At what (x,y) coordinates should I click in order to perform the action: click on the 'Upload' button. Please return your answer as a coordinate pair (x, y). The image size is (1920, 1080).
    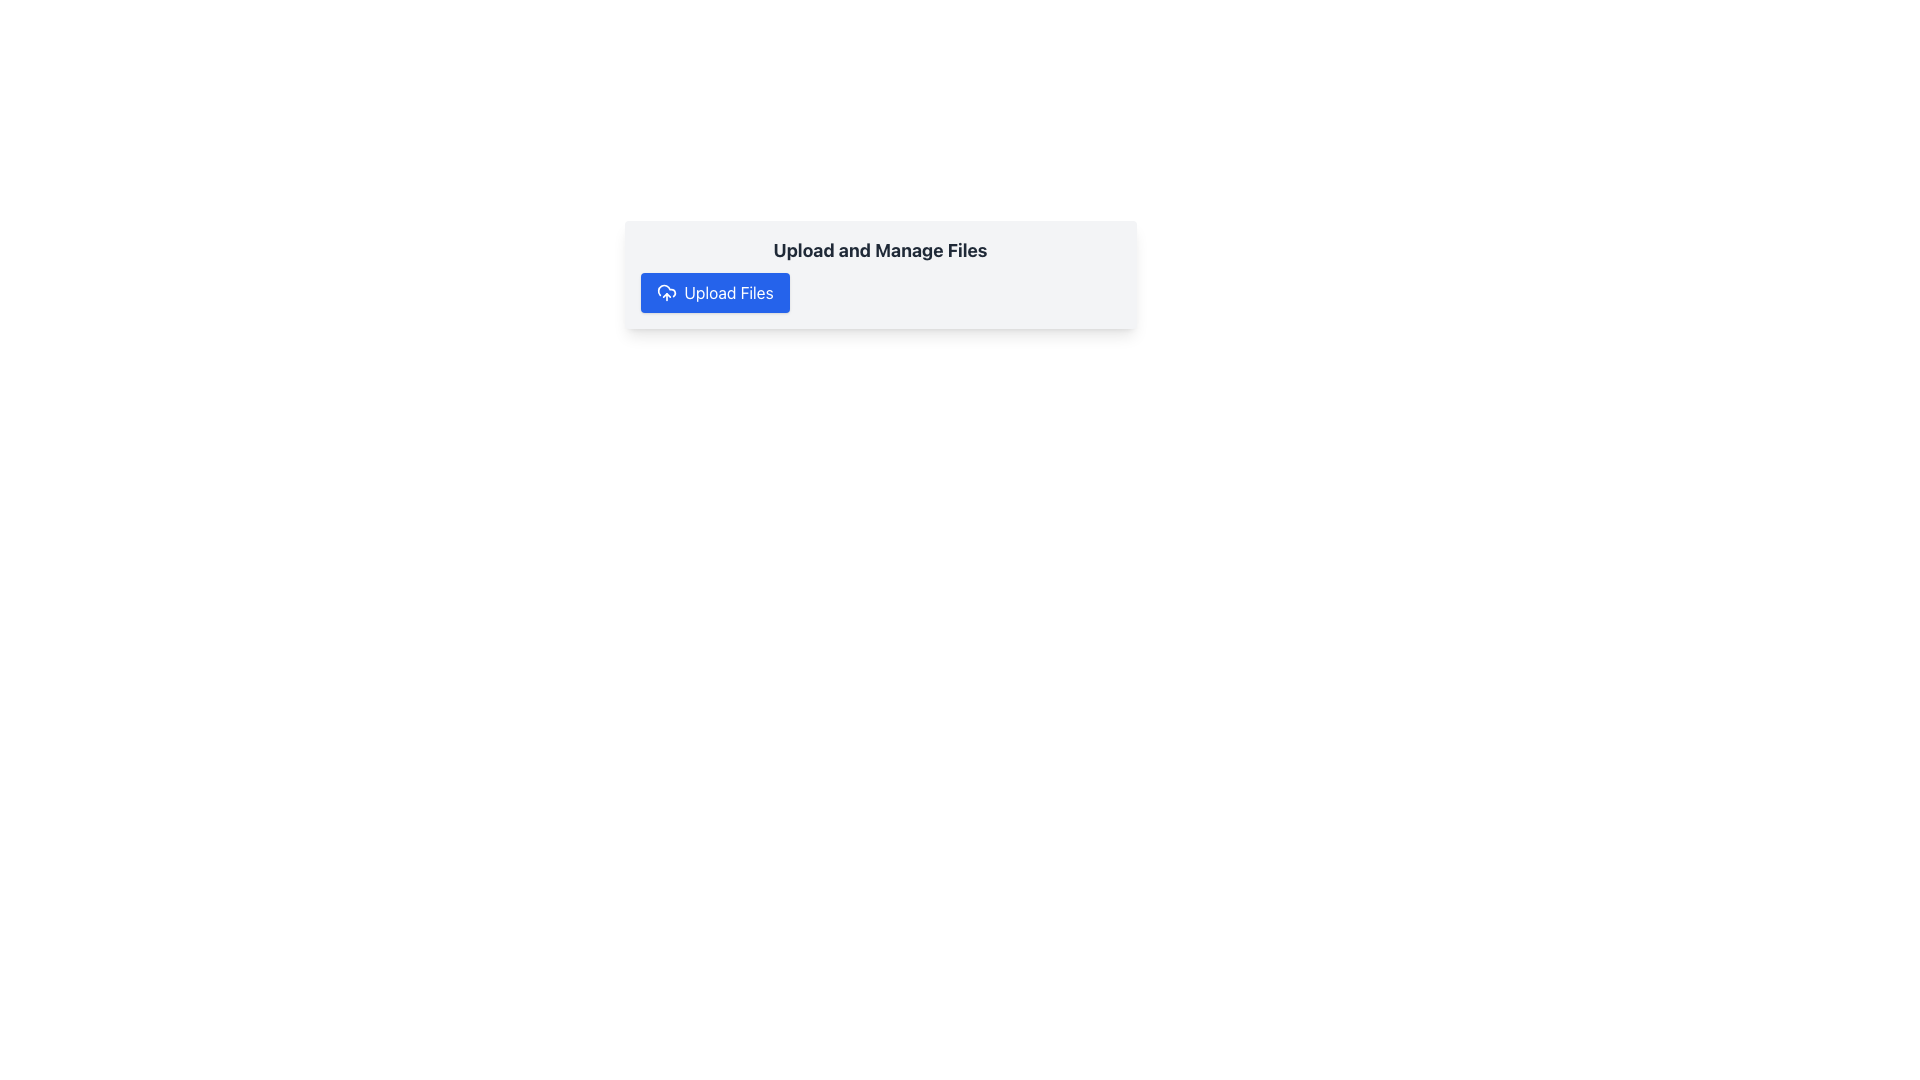
    Looking at the image, I should click on (715, 293).